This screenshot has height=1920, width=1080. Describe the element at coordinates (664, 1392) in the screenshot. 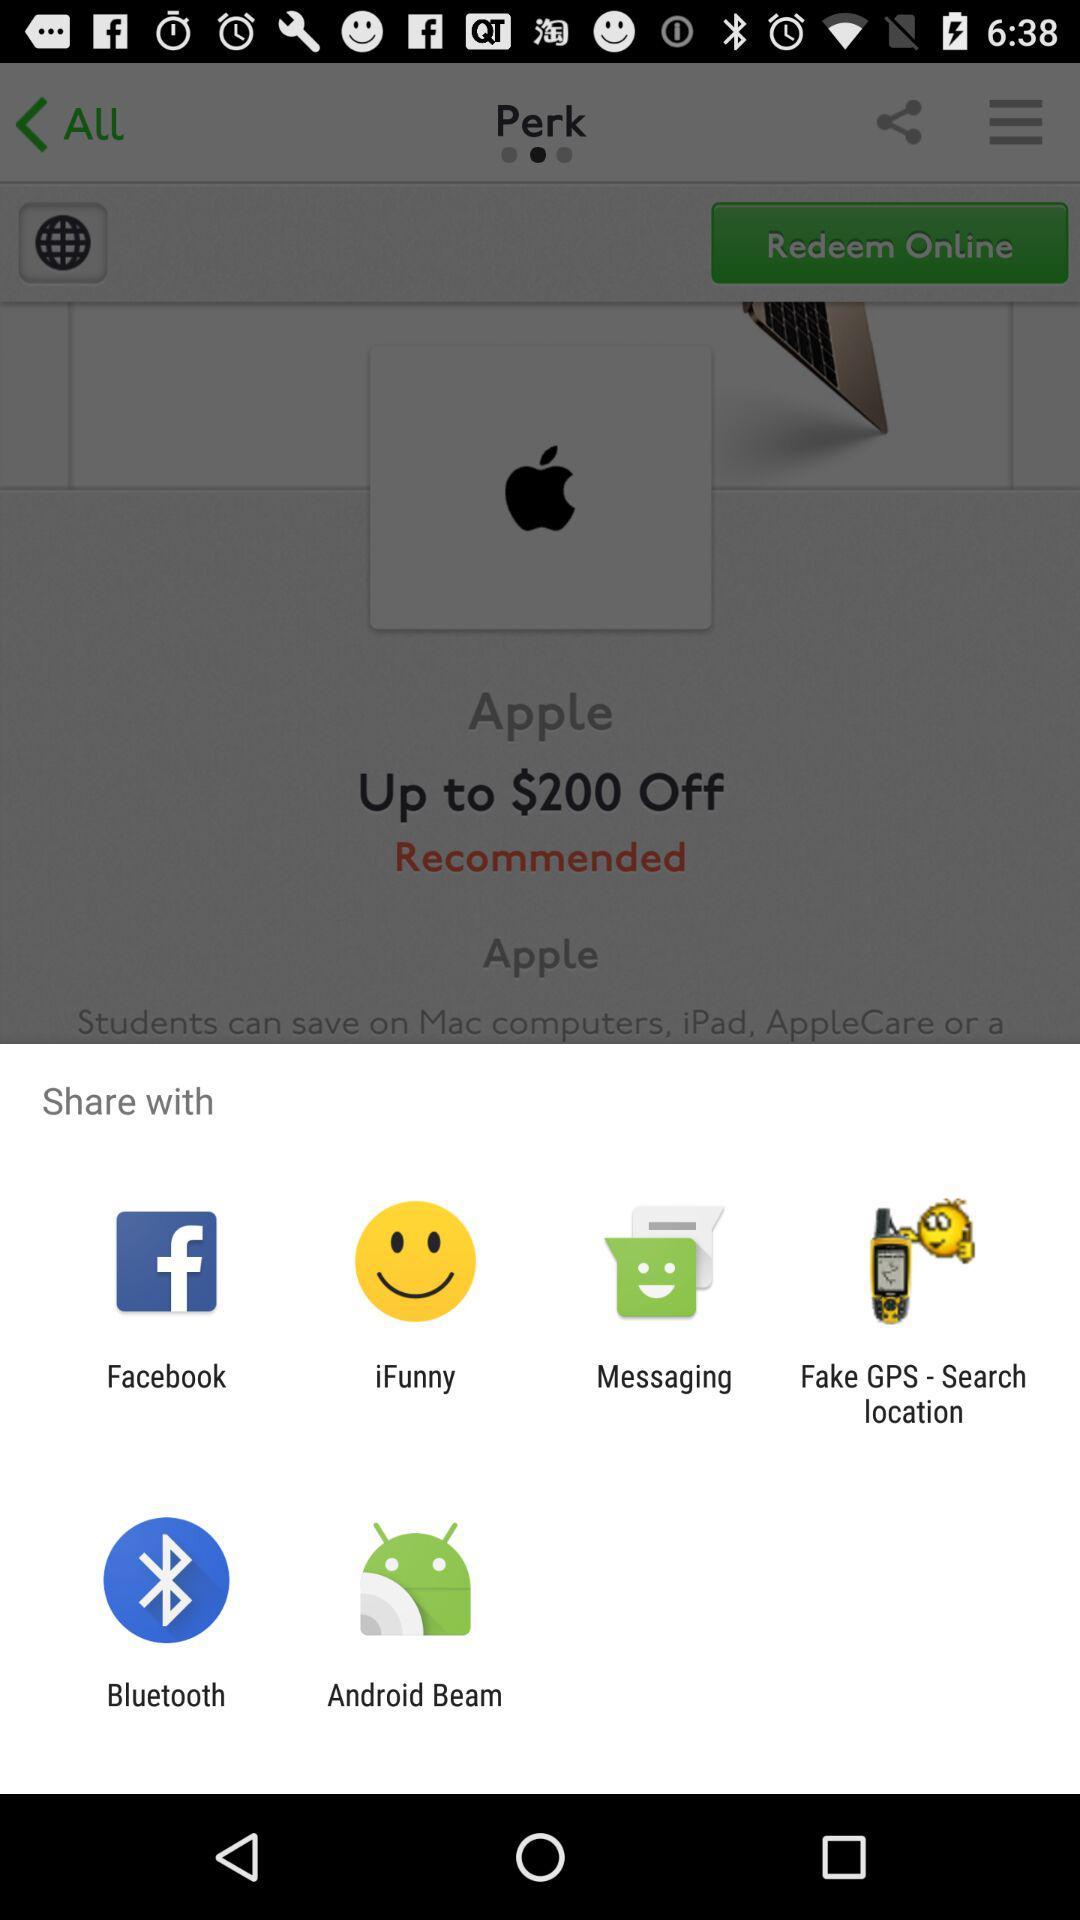

I see `the app to the right of the ifunny` at that location.